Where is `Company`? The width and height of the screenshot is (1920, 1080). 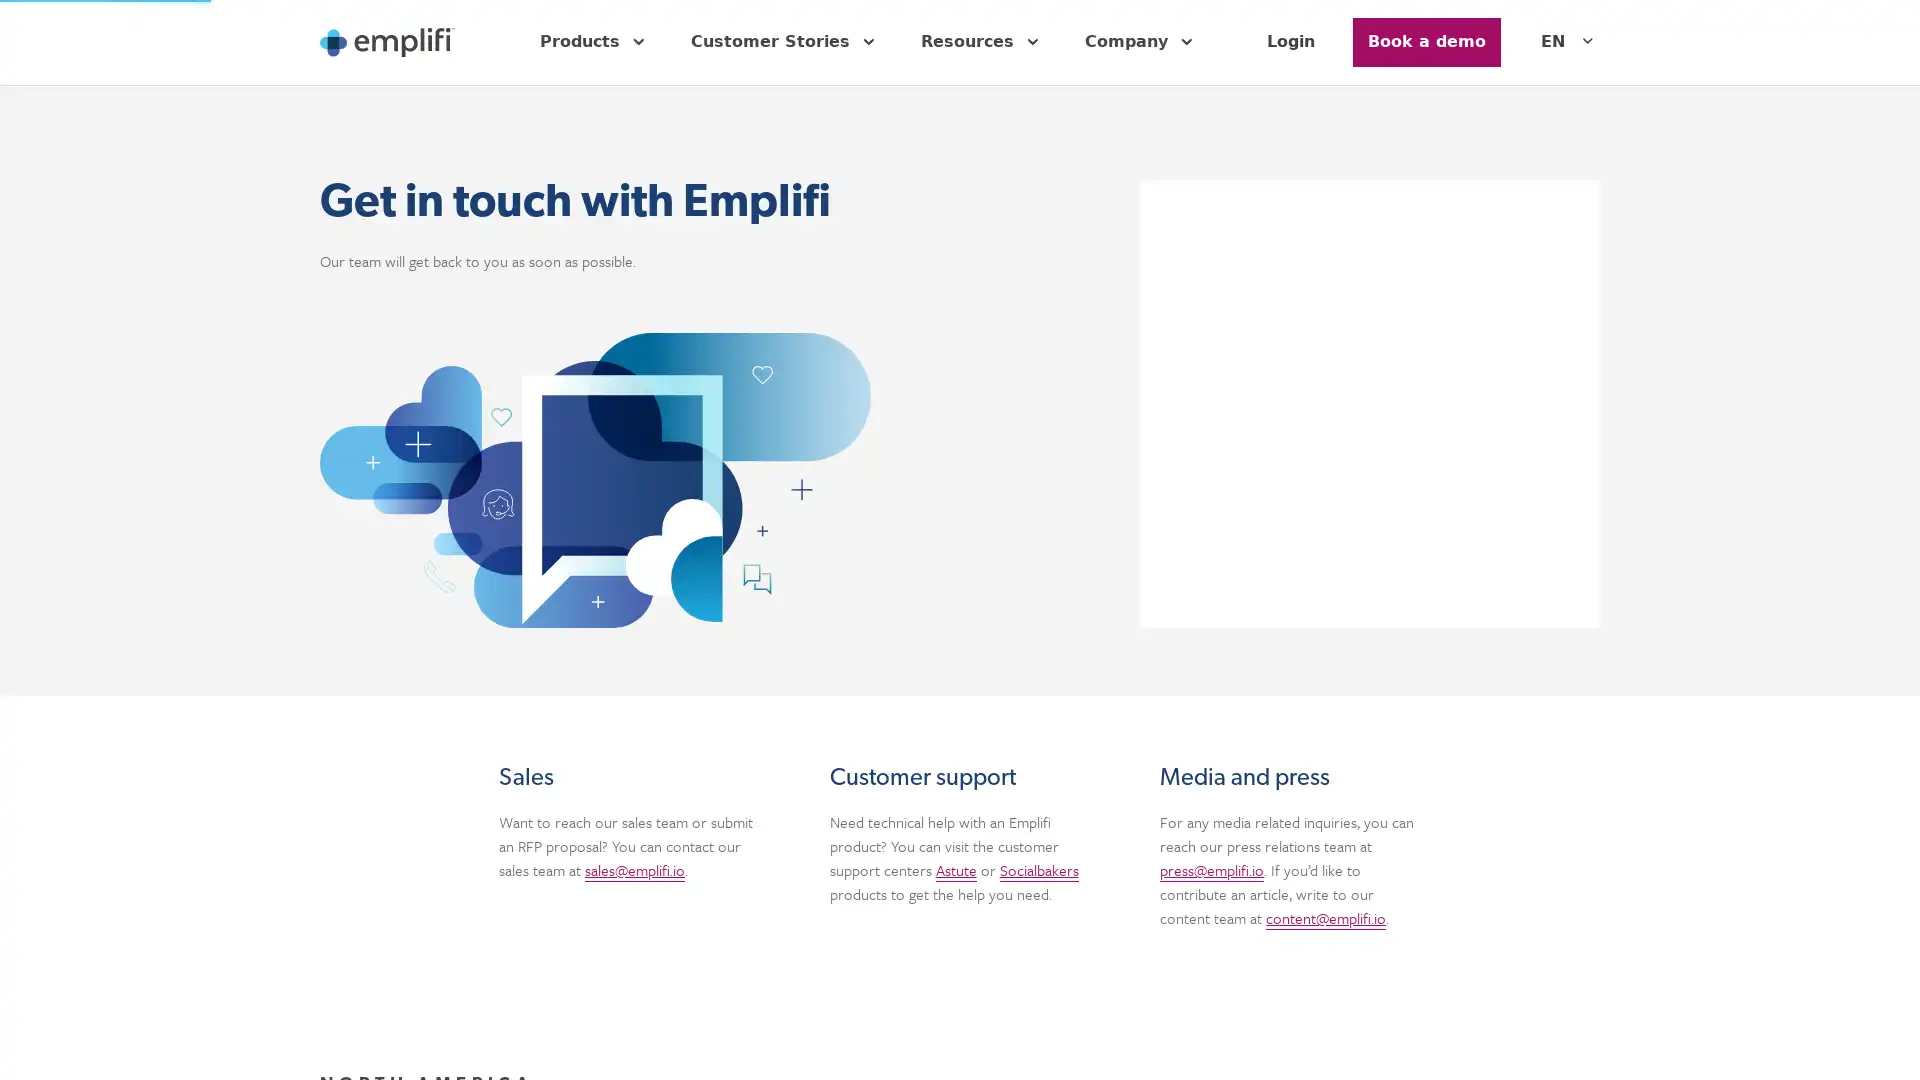 Company is located at coordinates (1142, 42).